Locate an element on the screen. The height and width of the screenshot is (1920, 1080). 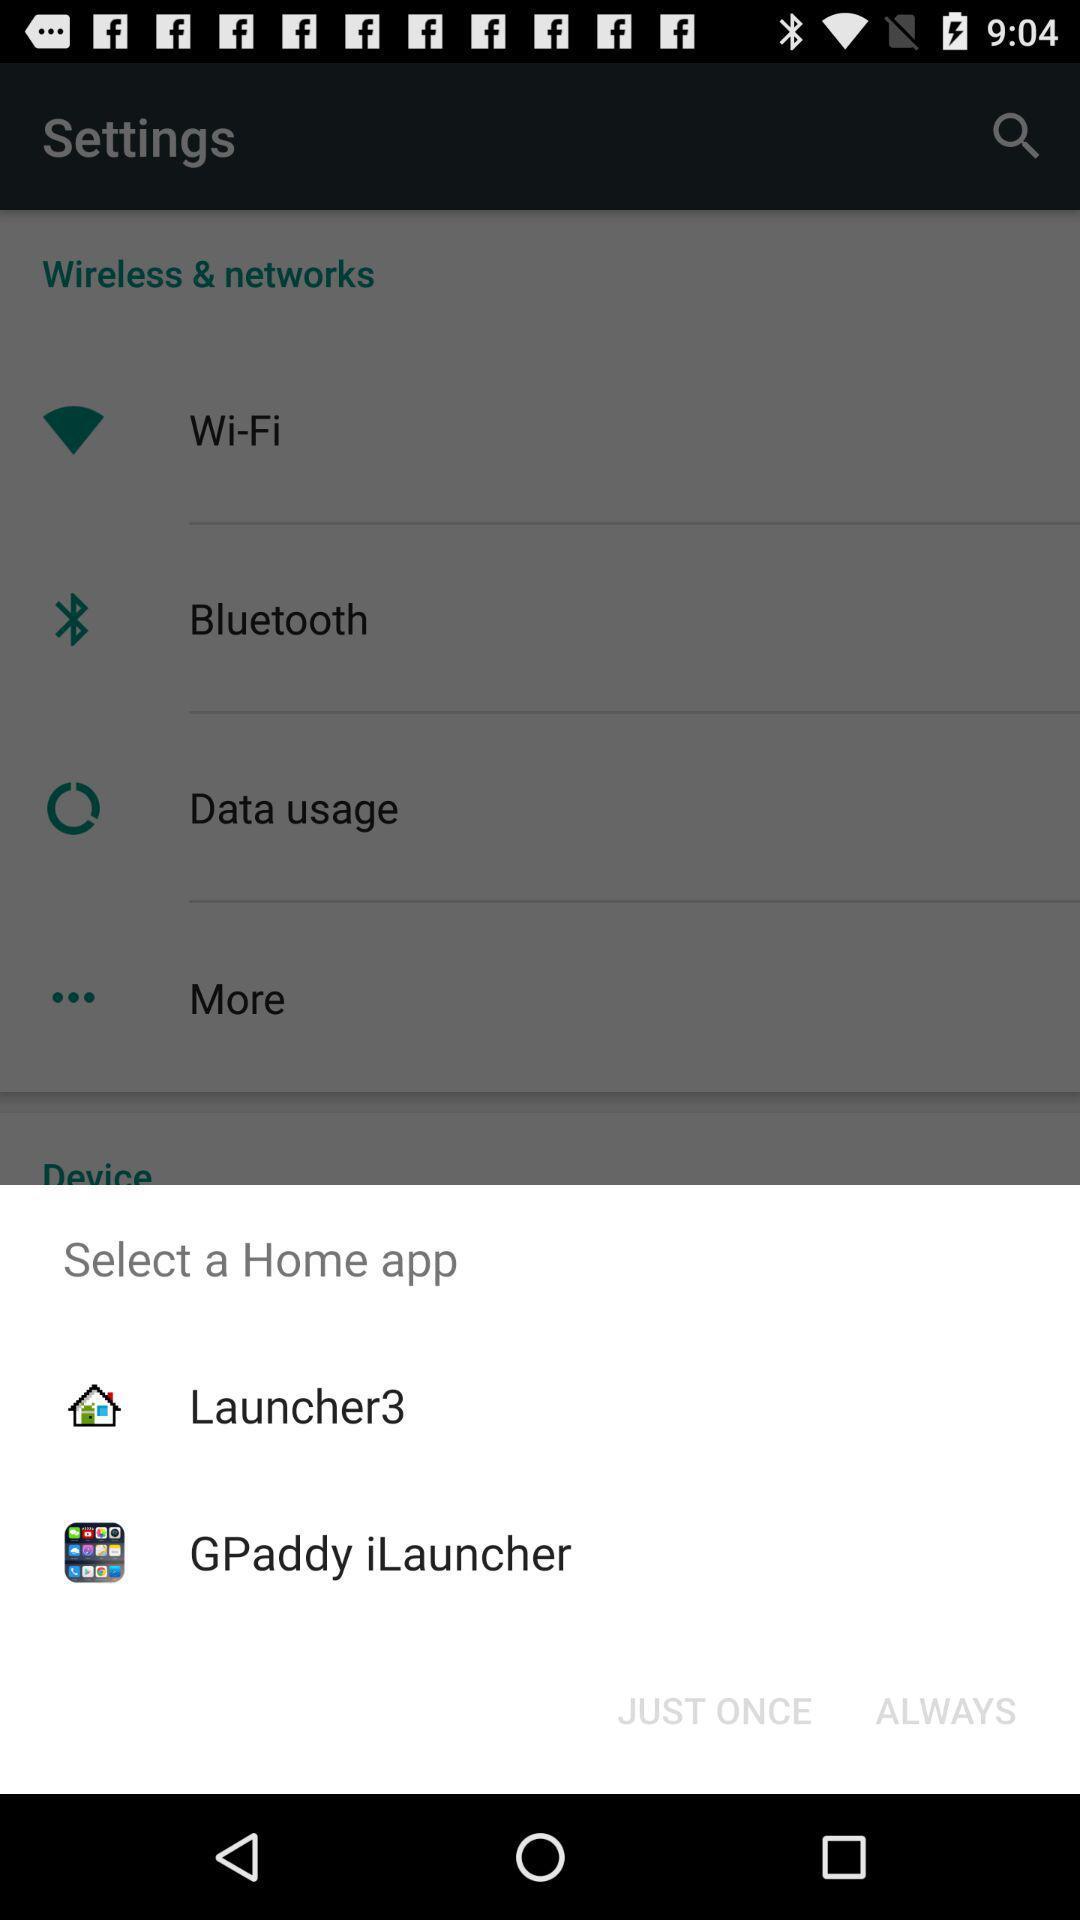
item below the launcher3 icon is located at coordinates (380, 1551).